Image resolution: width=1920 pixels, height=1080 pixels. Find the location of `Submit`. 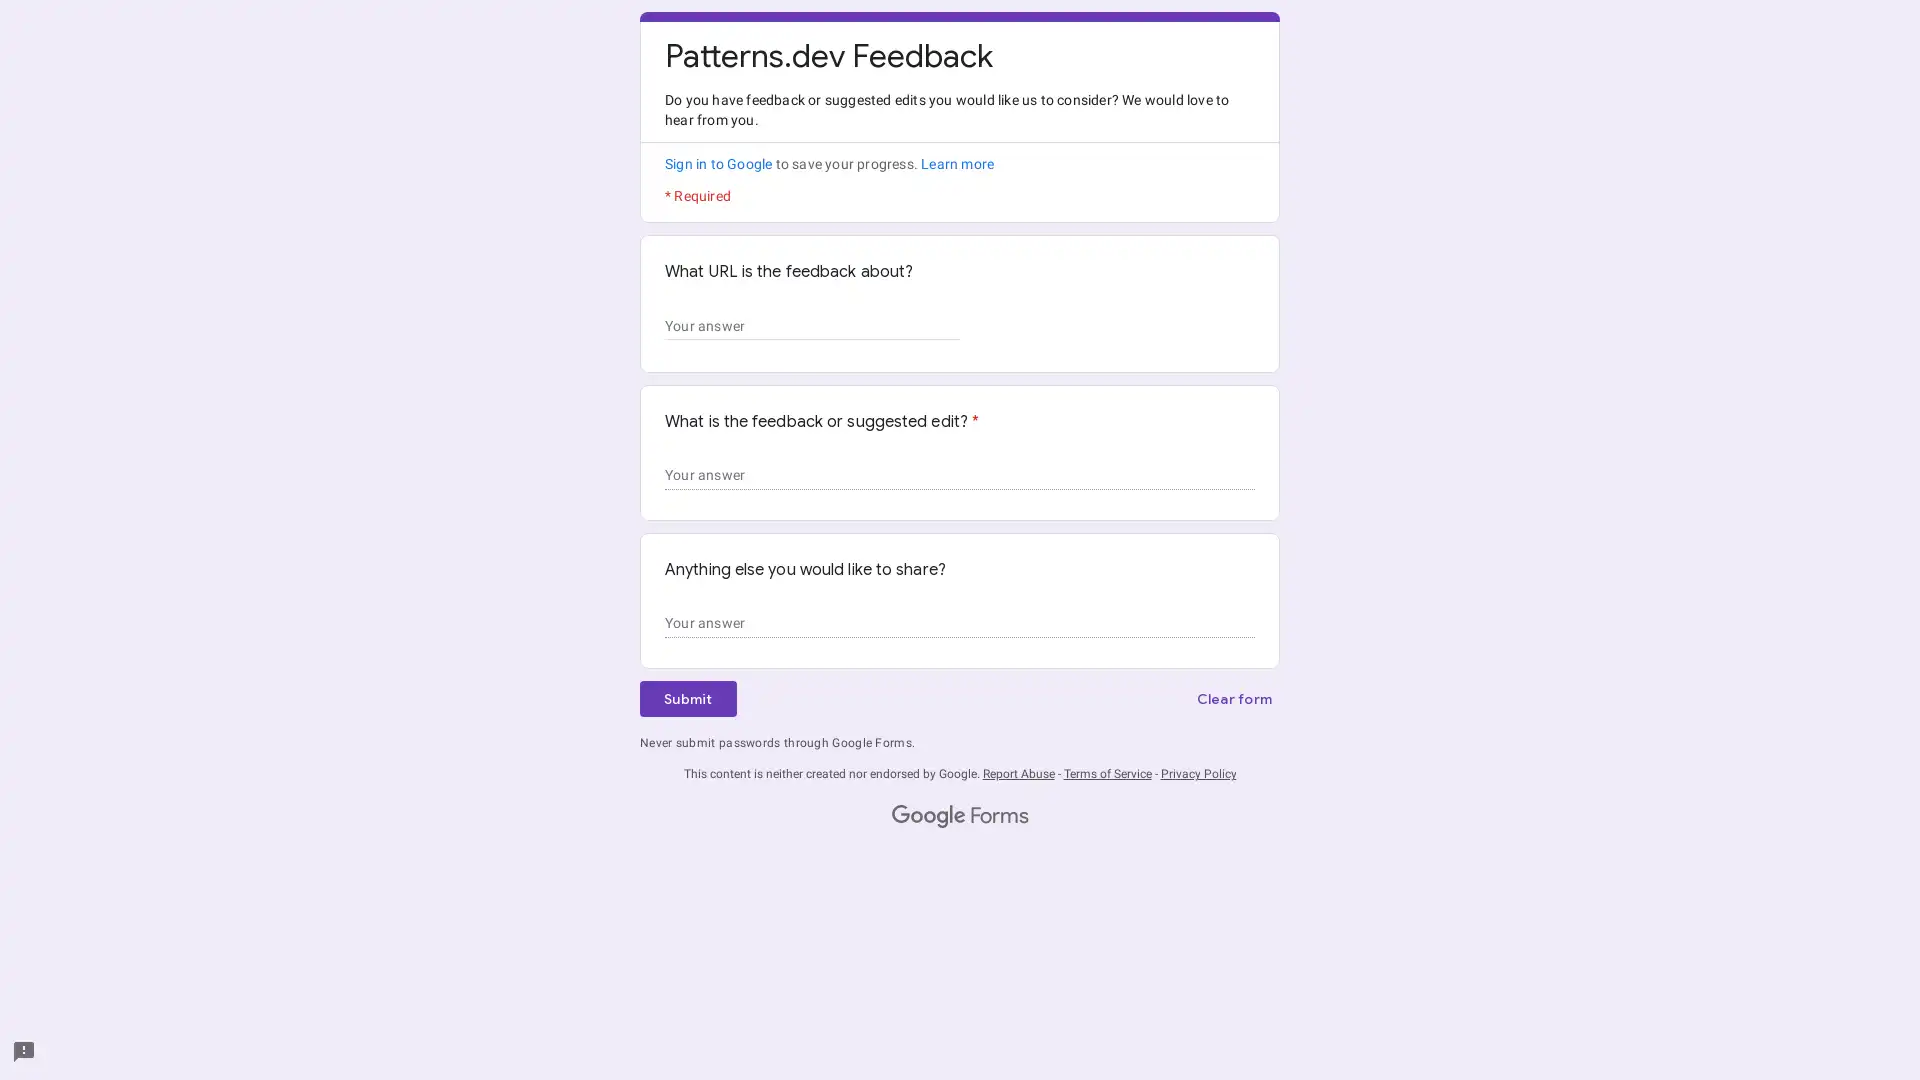

Submit is located at coordinates (687, 697).